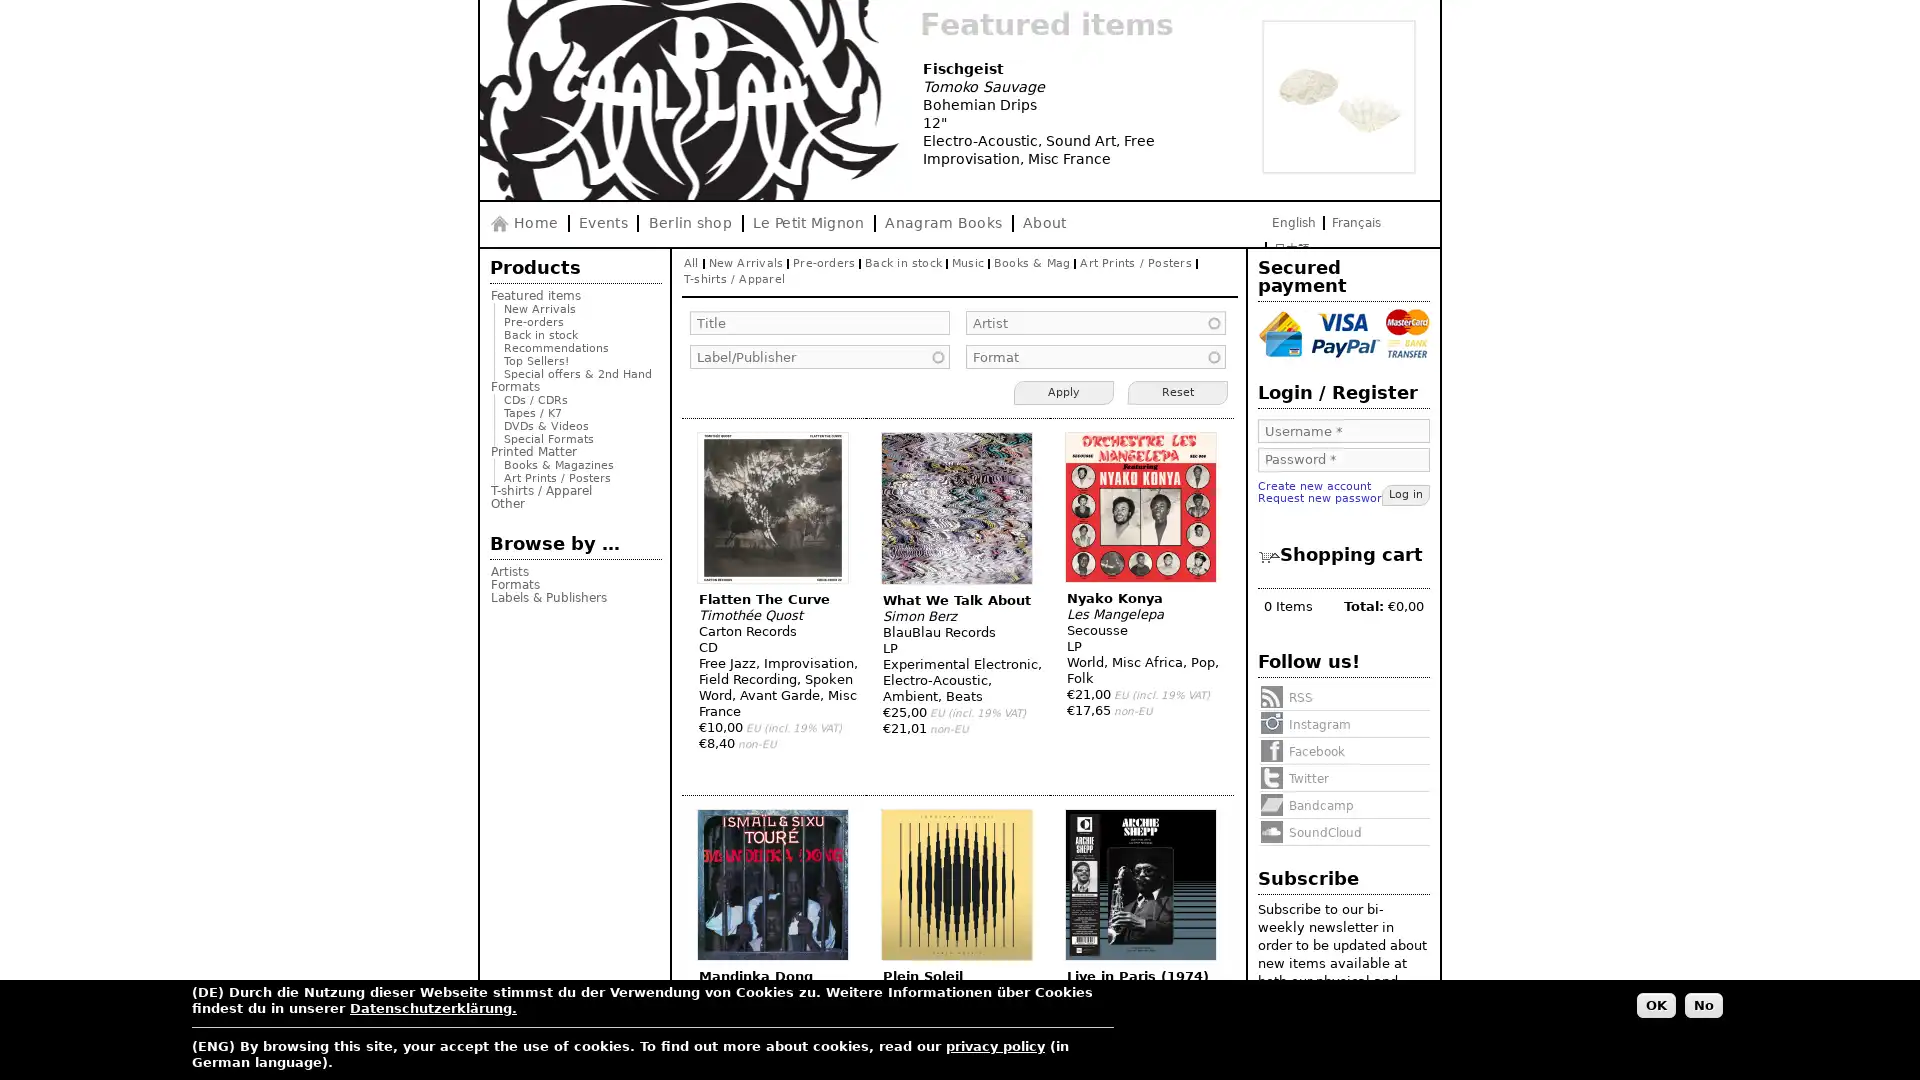  Describe the element at coordinates (1656, 1005) in the screenshot. I see `OK` at that location.